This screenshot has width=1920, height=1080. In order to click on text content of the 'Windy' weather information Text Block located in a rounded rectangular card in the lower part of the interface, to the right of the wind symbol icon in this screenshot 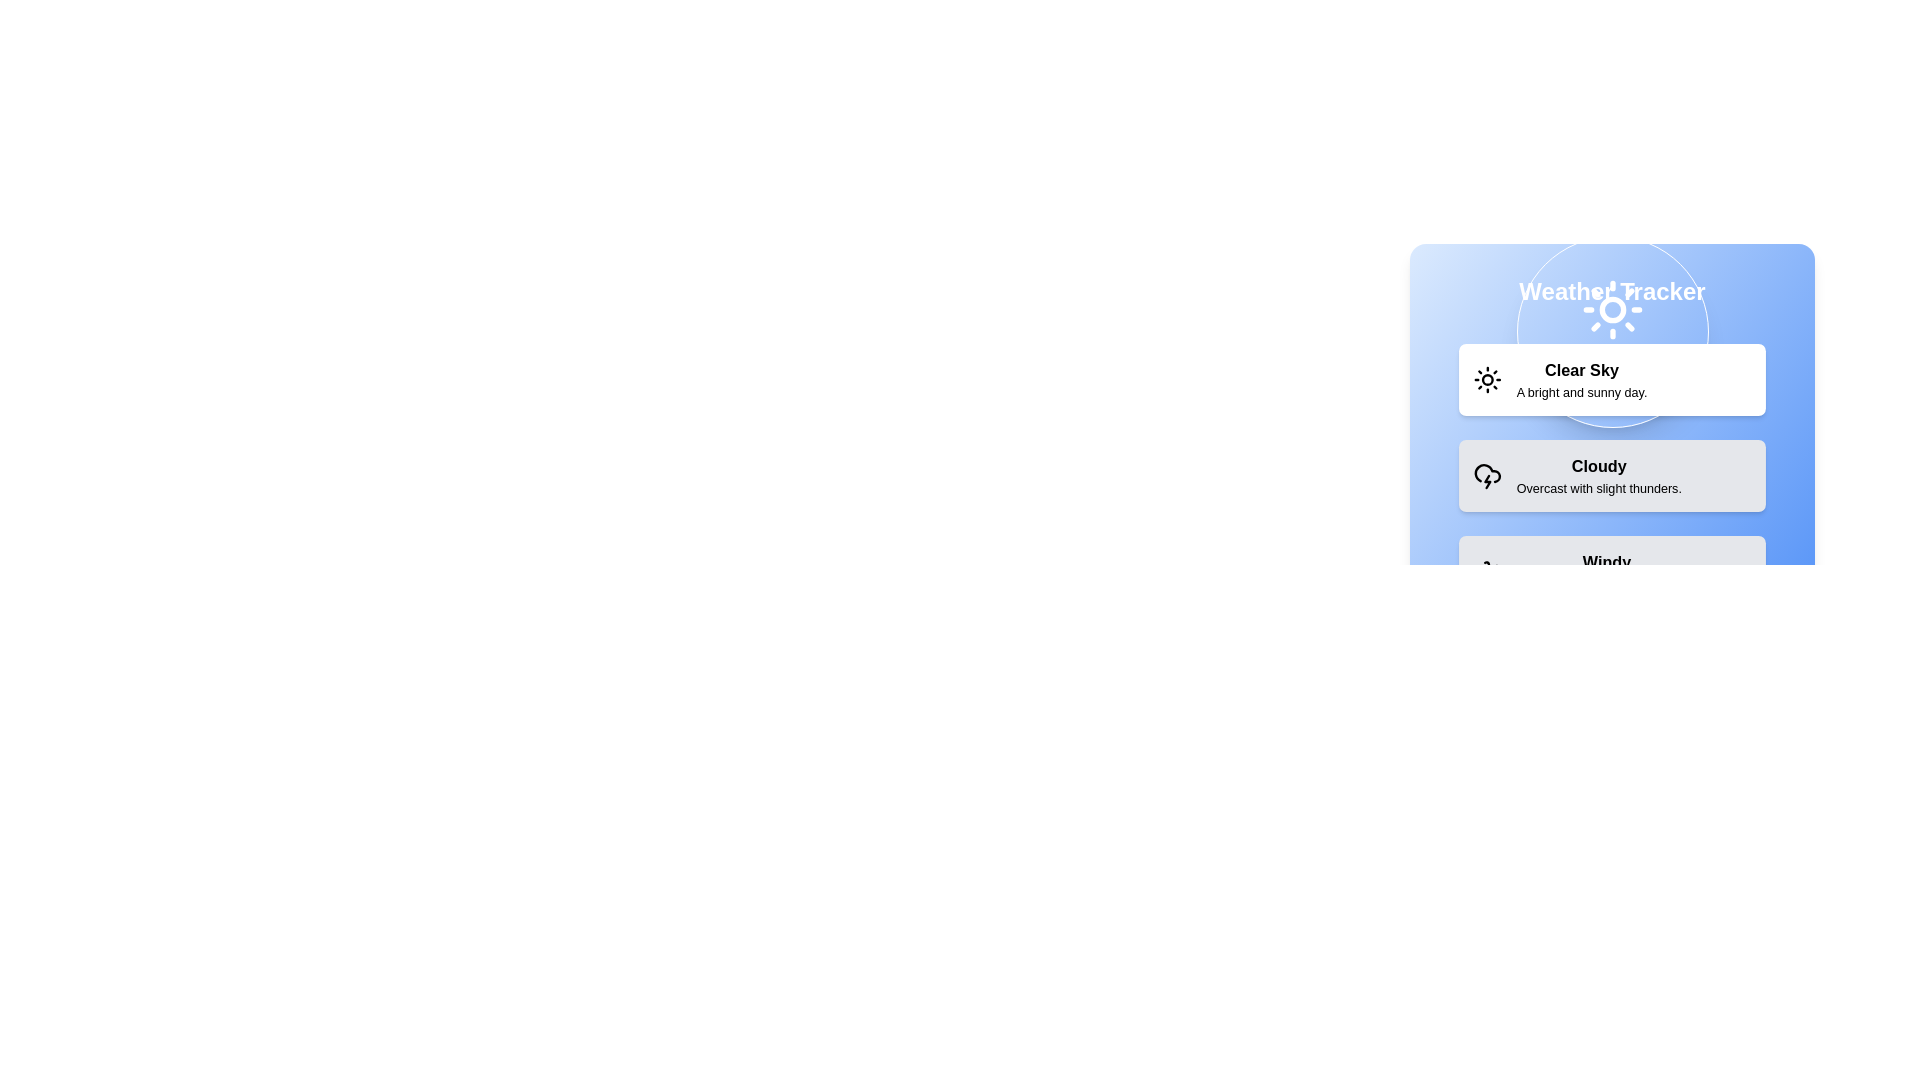, I will do `click(1607, 571)`.